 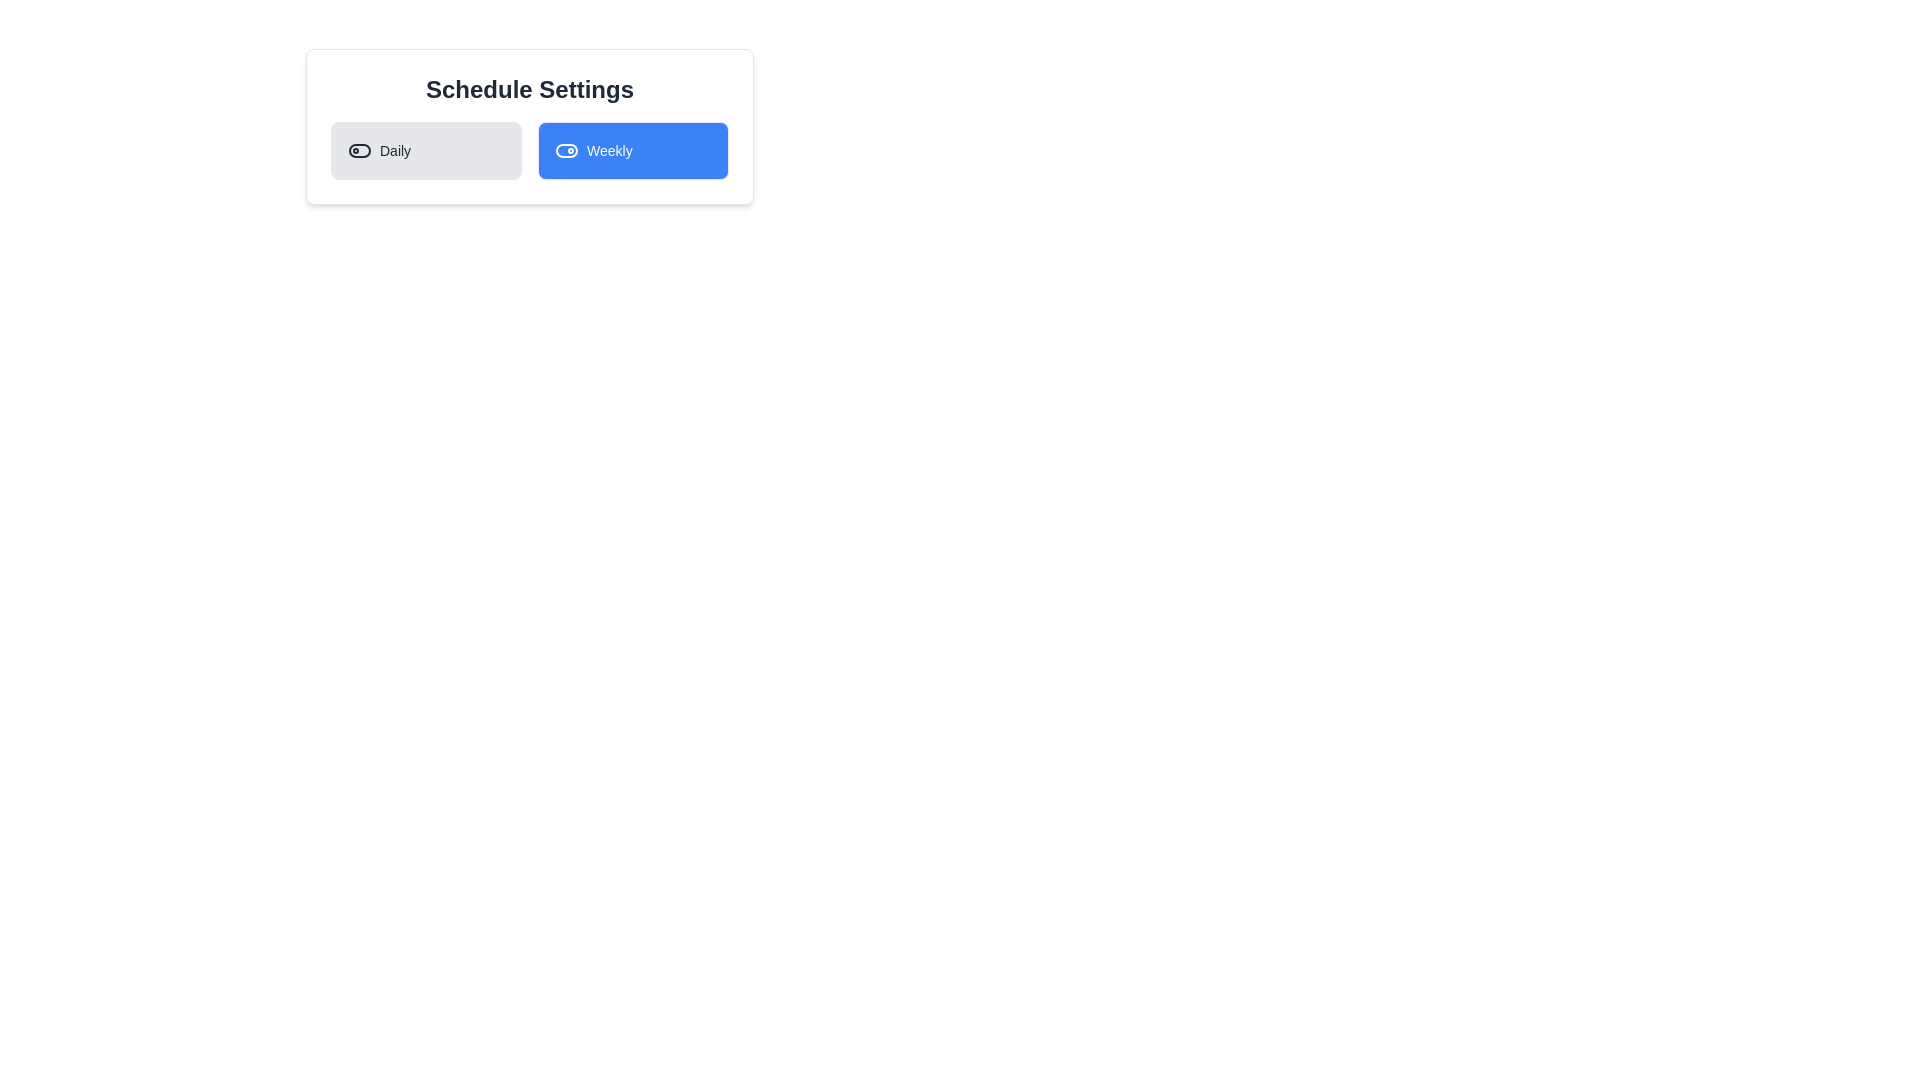 I want to click on the 'Weekly' text label that indicates the activation of the weekly schedule setting within the button component under 'Schedule Settings', so click(x=608, y=149).